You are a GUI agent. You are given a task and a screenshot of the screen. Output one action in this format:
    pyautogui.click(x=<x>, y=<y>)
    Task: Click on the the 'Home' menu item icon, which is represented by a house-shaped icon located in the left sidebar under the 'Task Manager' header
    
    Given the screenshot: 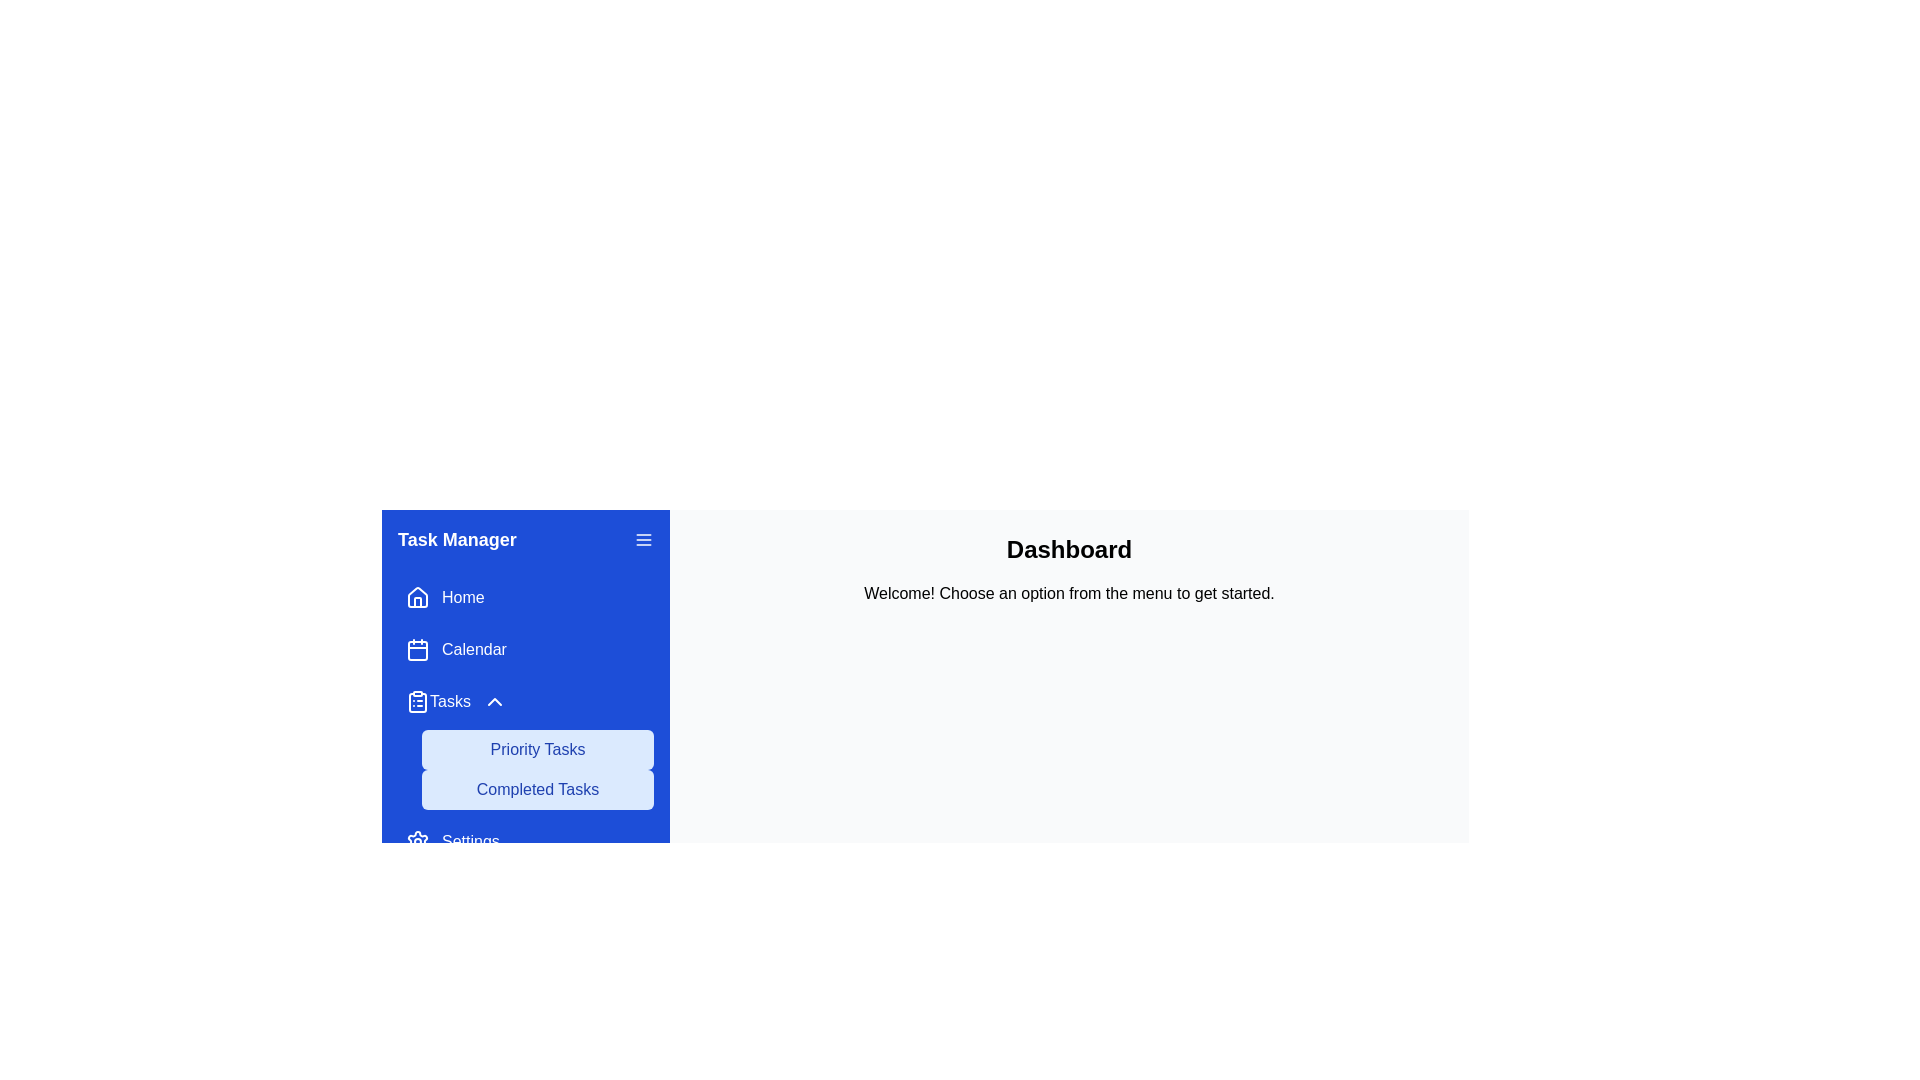 What is the action you would take?
    pyautogui.click(x=416, y=601)
    